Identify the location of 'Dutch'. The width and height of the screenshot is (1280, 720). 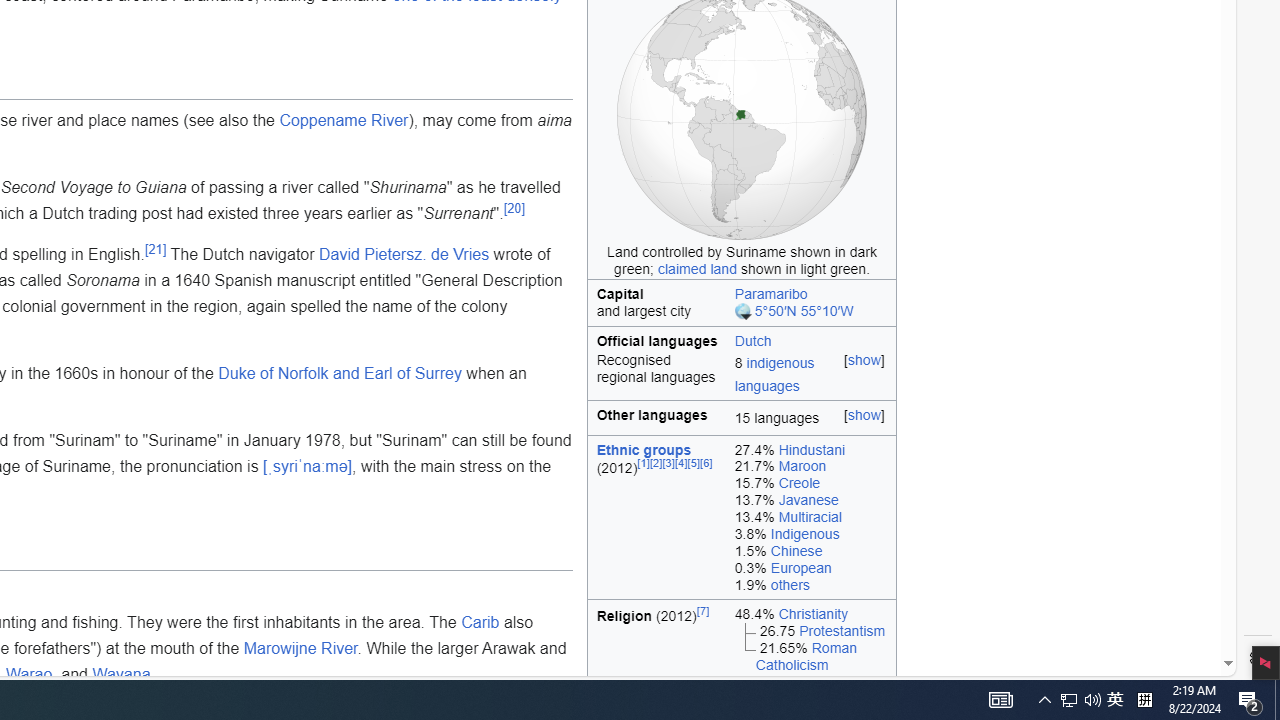
(751, 339).